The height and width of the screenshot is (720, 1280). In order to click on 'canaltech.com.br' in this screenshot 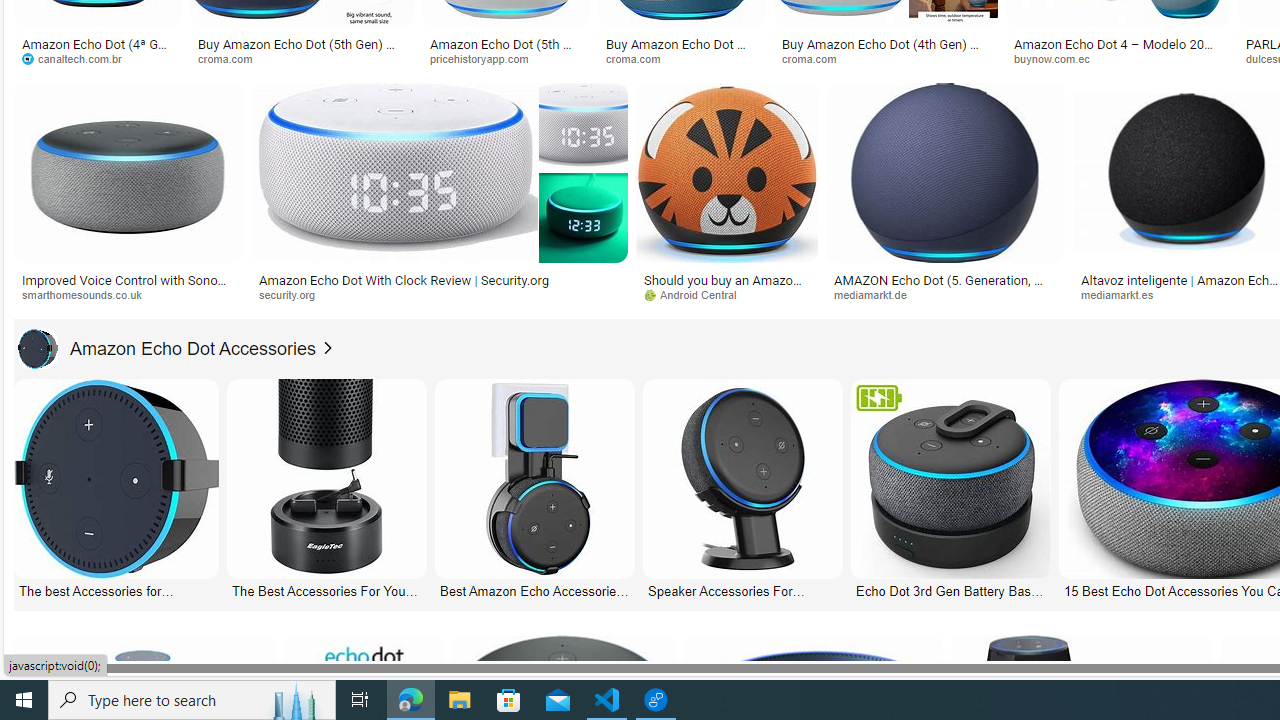, I will do `click(96, 58)`.